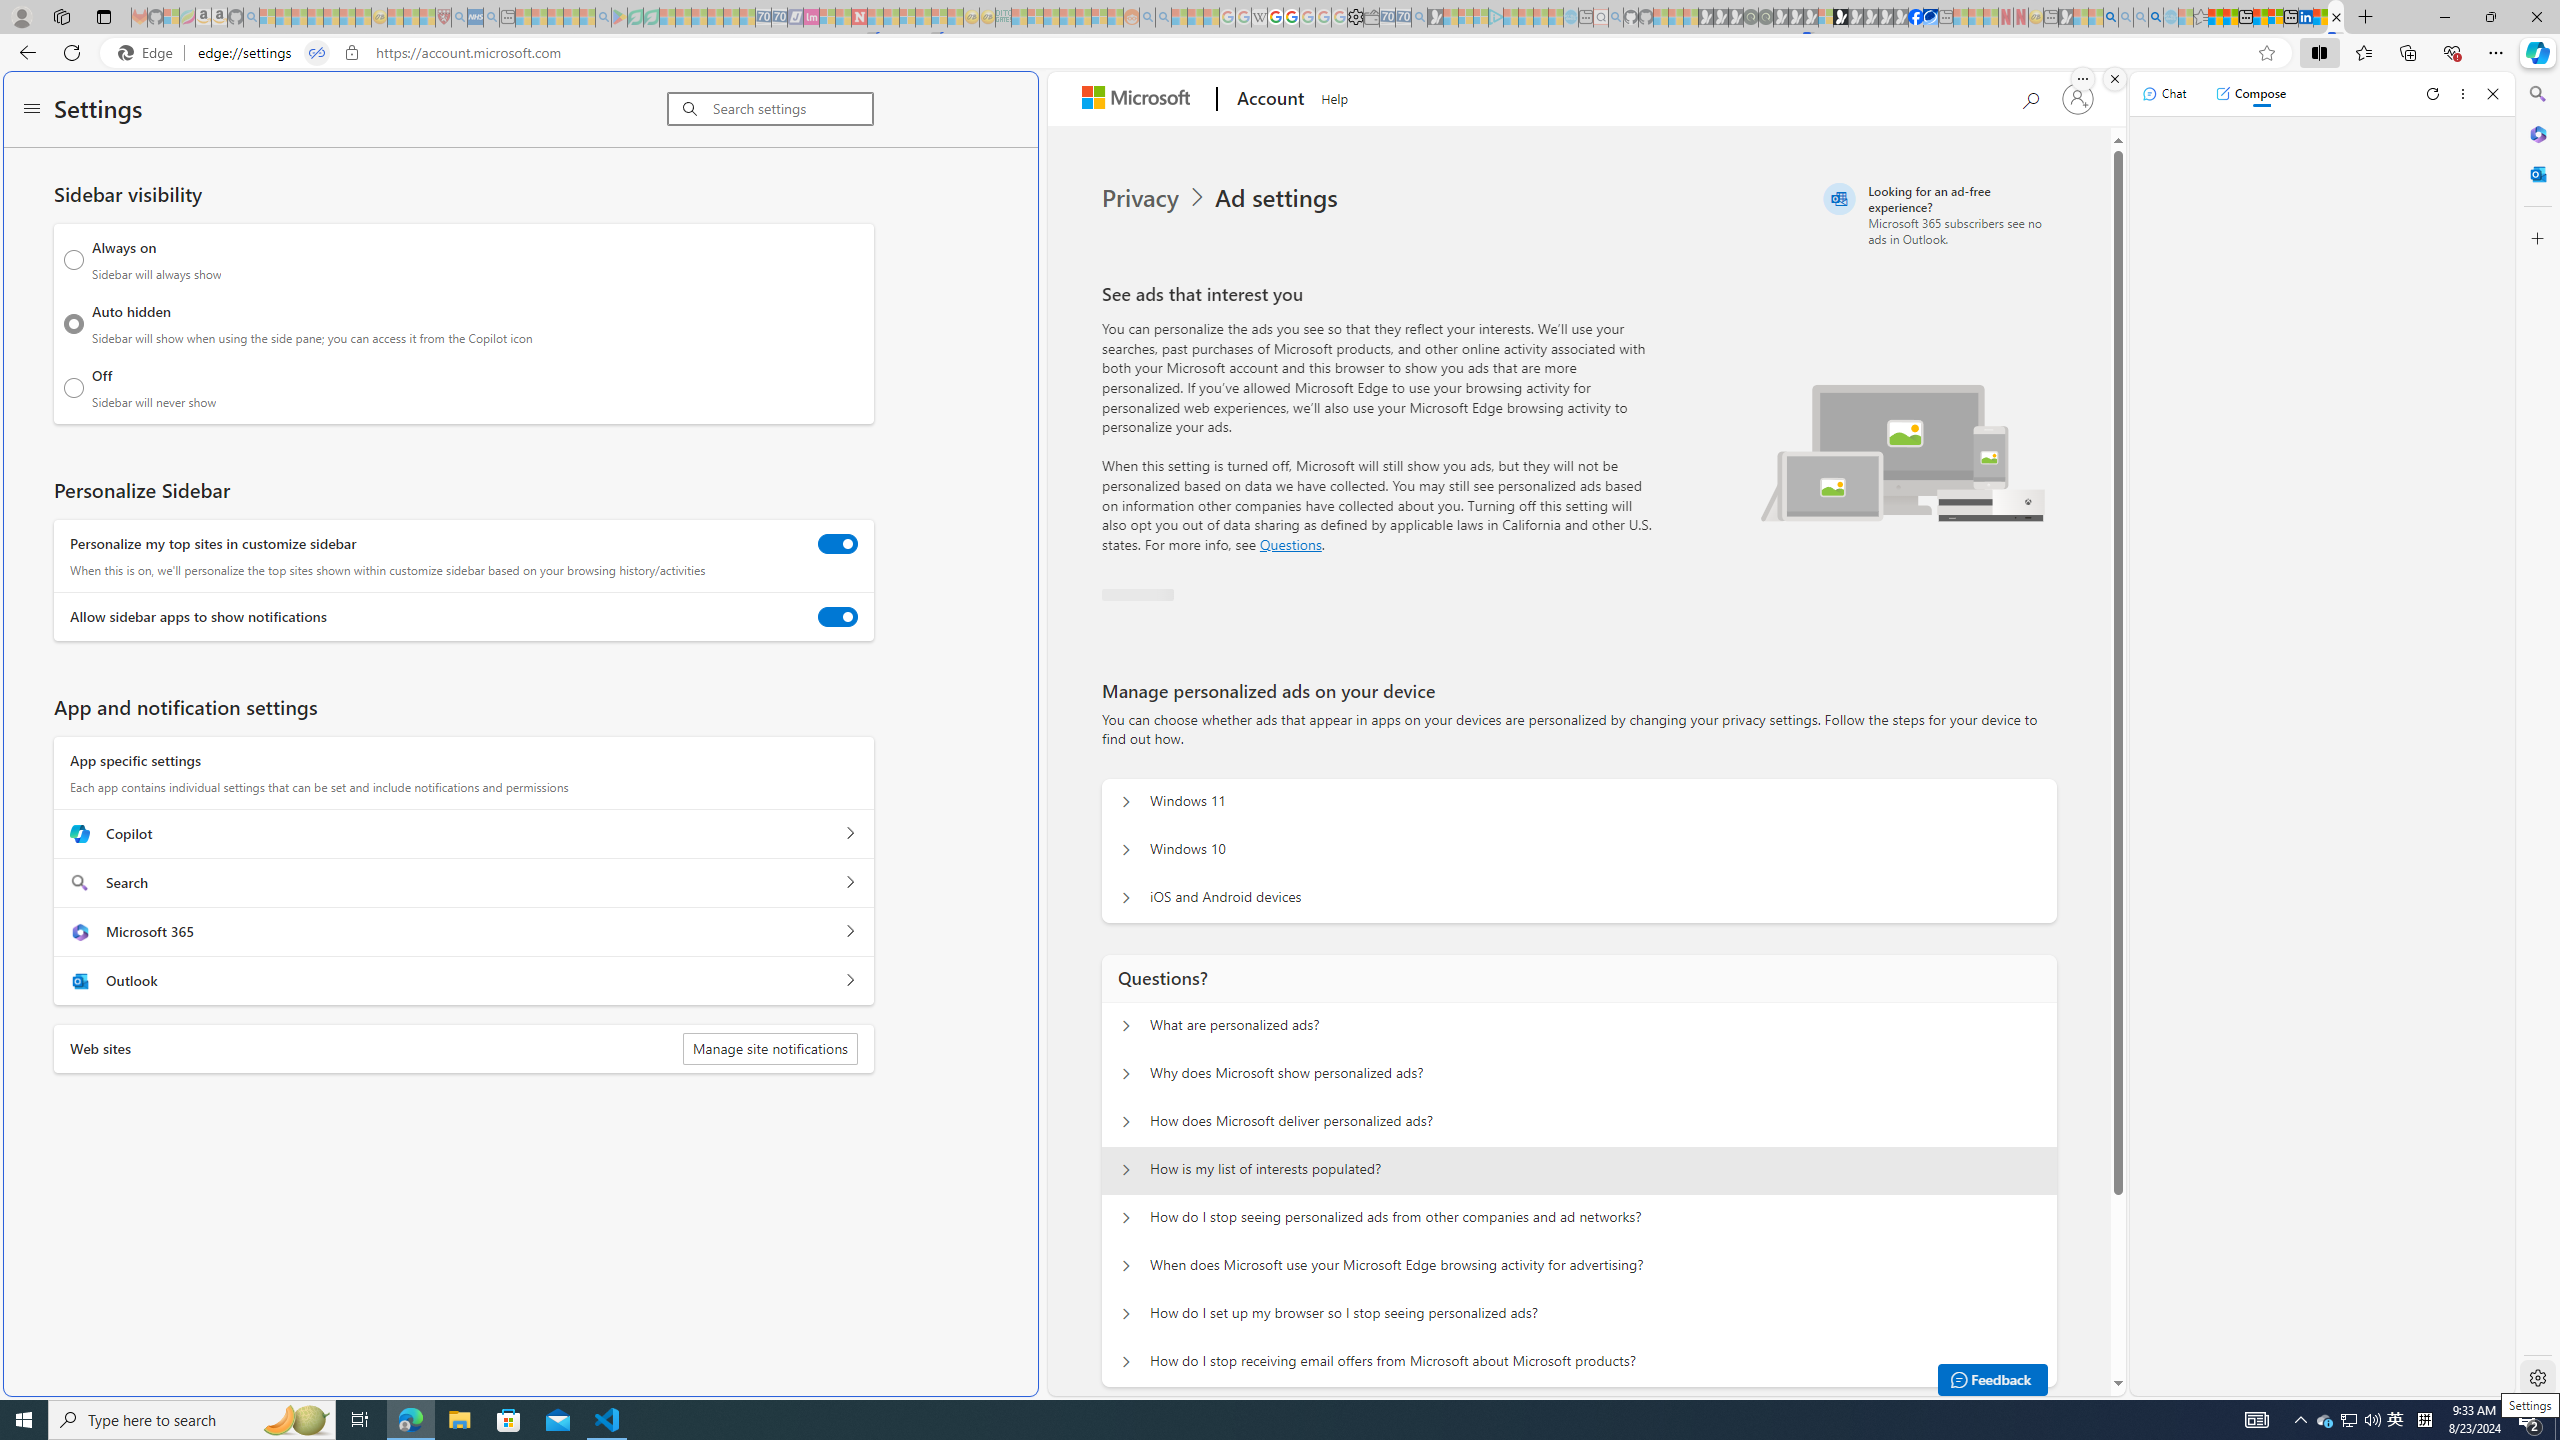  What do you see at coordinates (490, 16) in the screenshot?
I see `'utah sues federal government - Search - Sleeping'` at bounding box center [490, 16].